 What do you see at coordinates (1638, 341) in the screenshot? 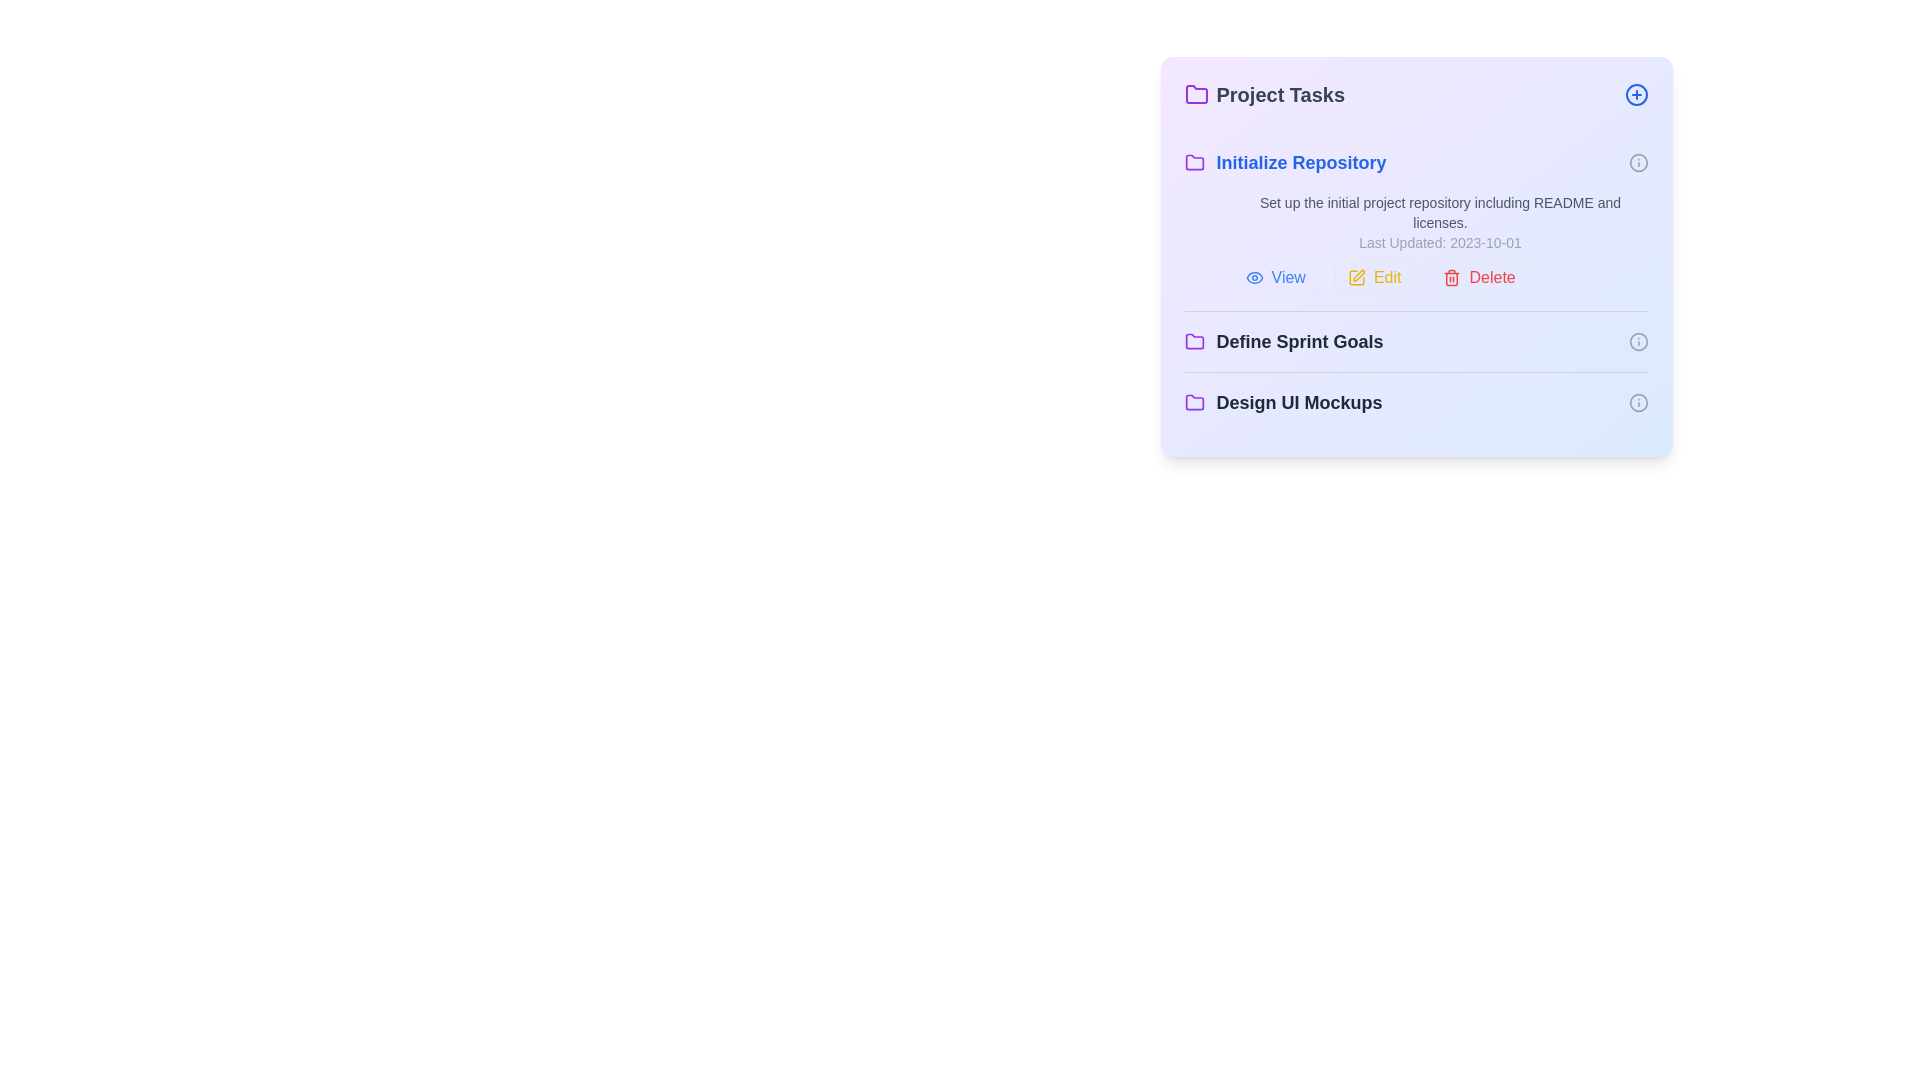
I see `the circular informational icon located next to the 'Define Sprint Goals' text within the task list` at bounding box center [1638, 341].